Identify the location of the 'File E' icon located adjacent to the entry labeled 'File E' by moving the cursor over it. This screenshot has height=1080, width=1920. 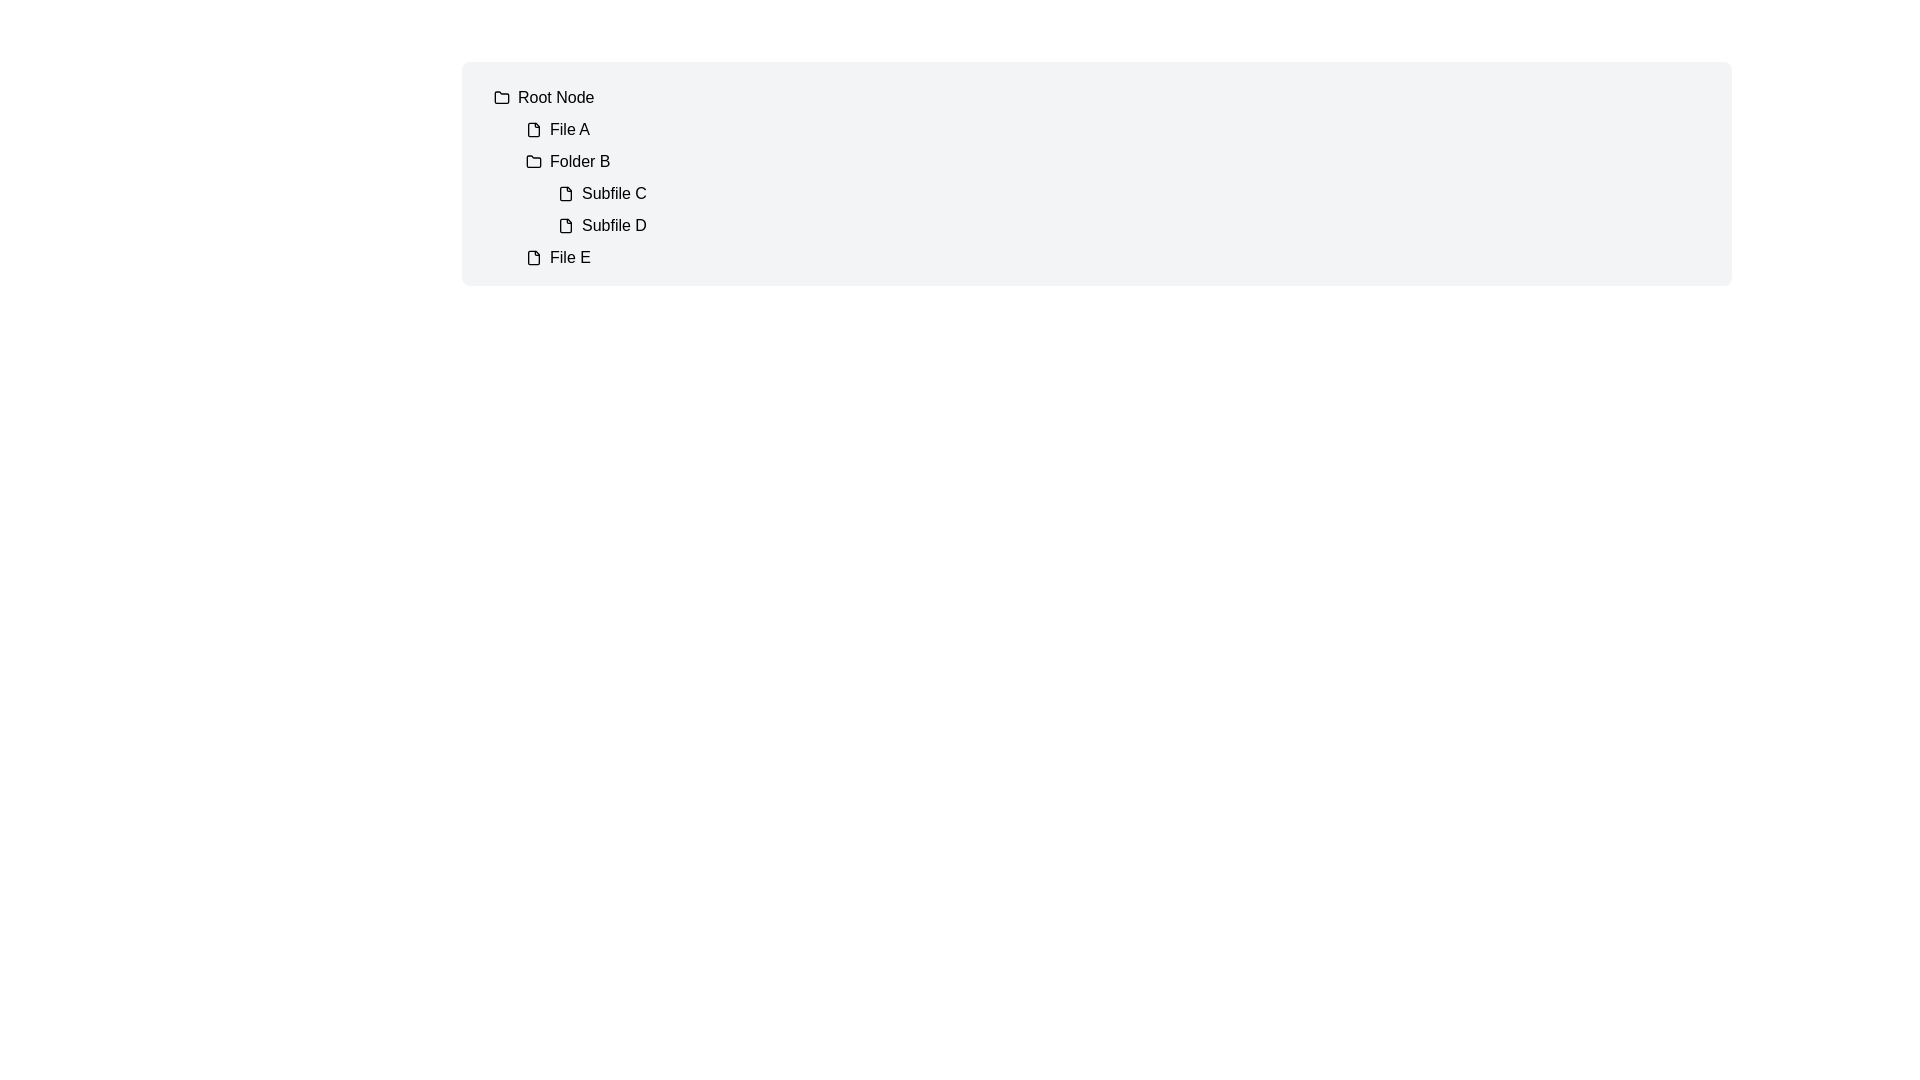
(533, 256).